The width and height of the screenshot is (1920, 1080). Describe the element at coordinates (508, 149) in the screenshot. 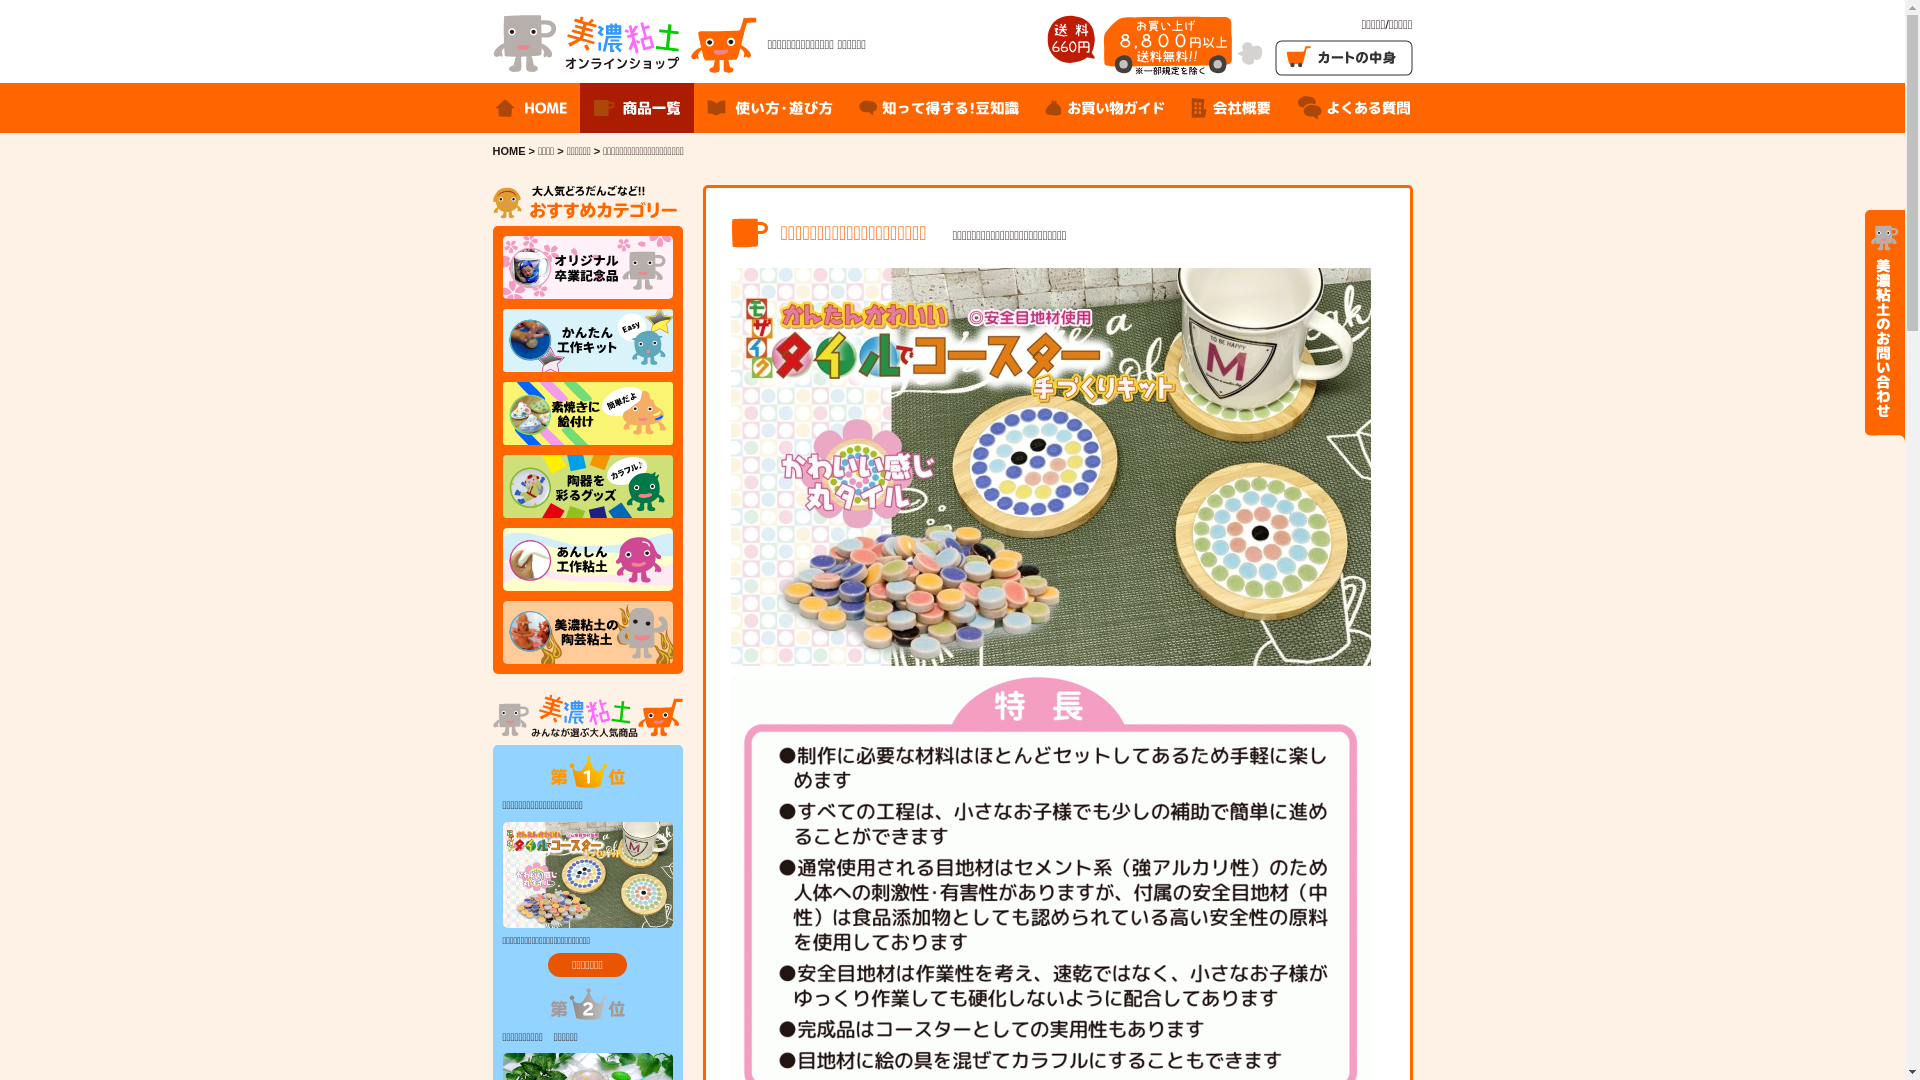

I see `'HOME'` at that location.